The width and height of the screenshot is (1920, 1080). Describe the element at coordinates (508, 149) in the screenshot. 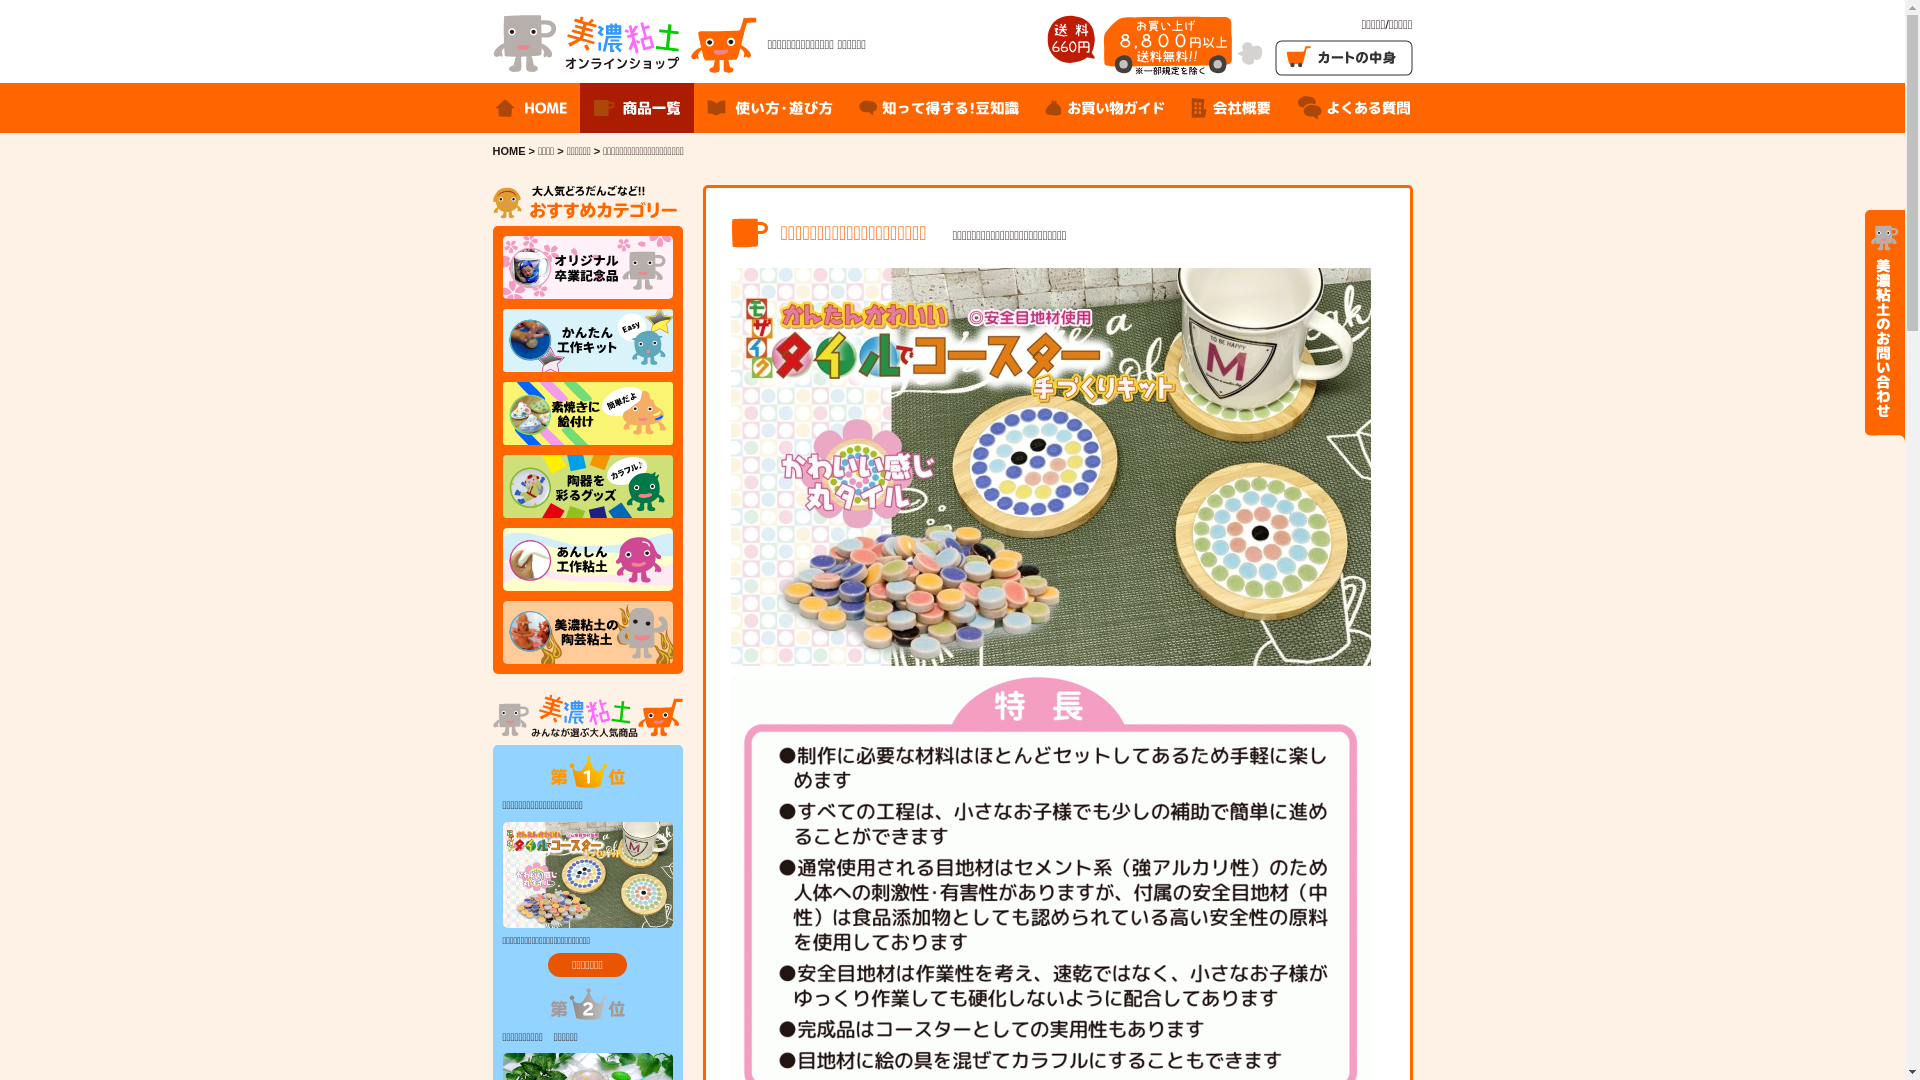

I see `'HOME'` at that location.